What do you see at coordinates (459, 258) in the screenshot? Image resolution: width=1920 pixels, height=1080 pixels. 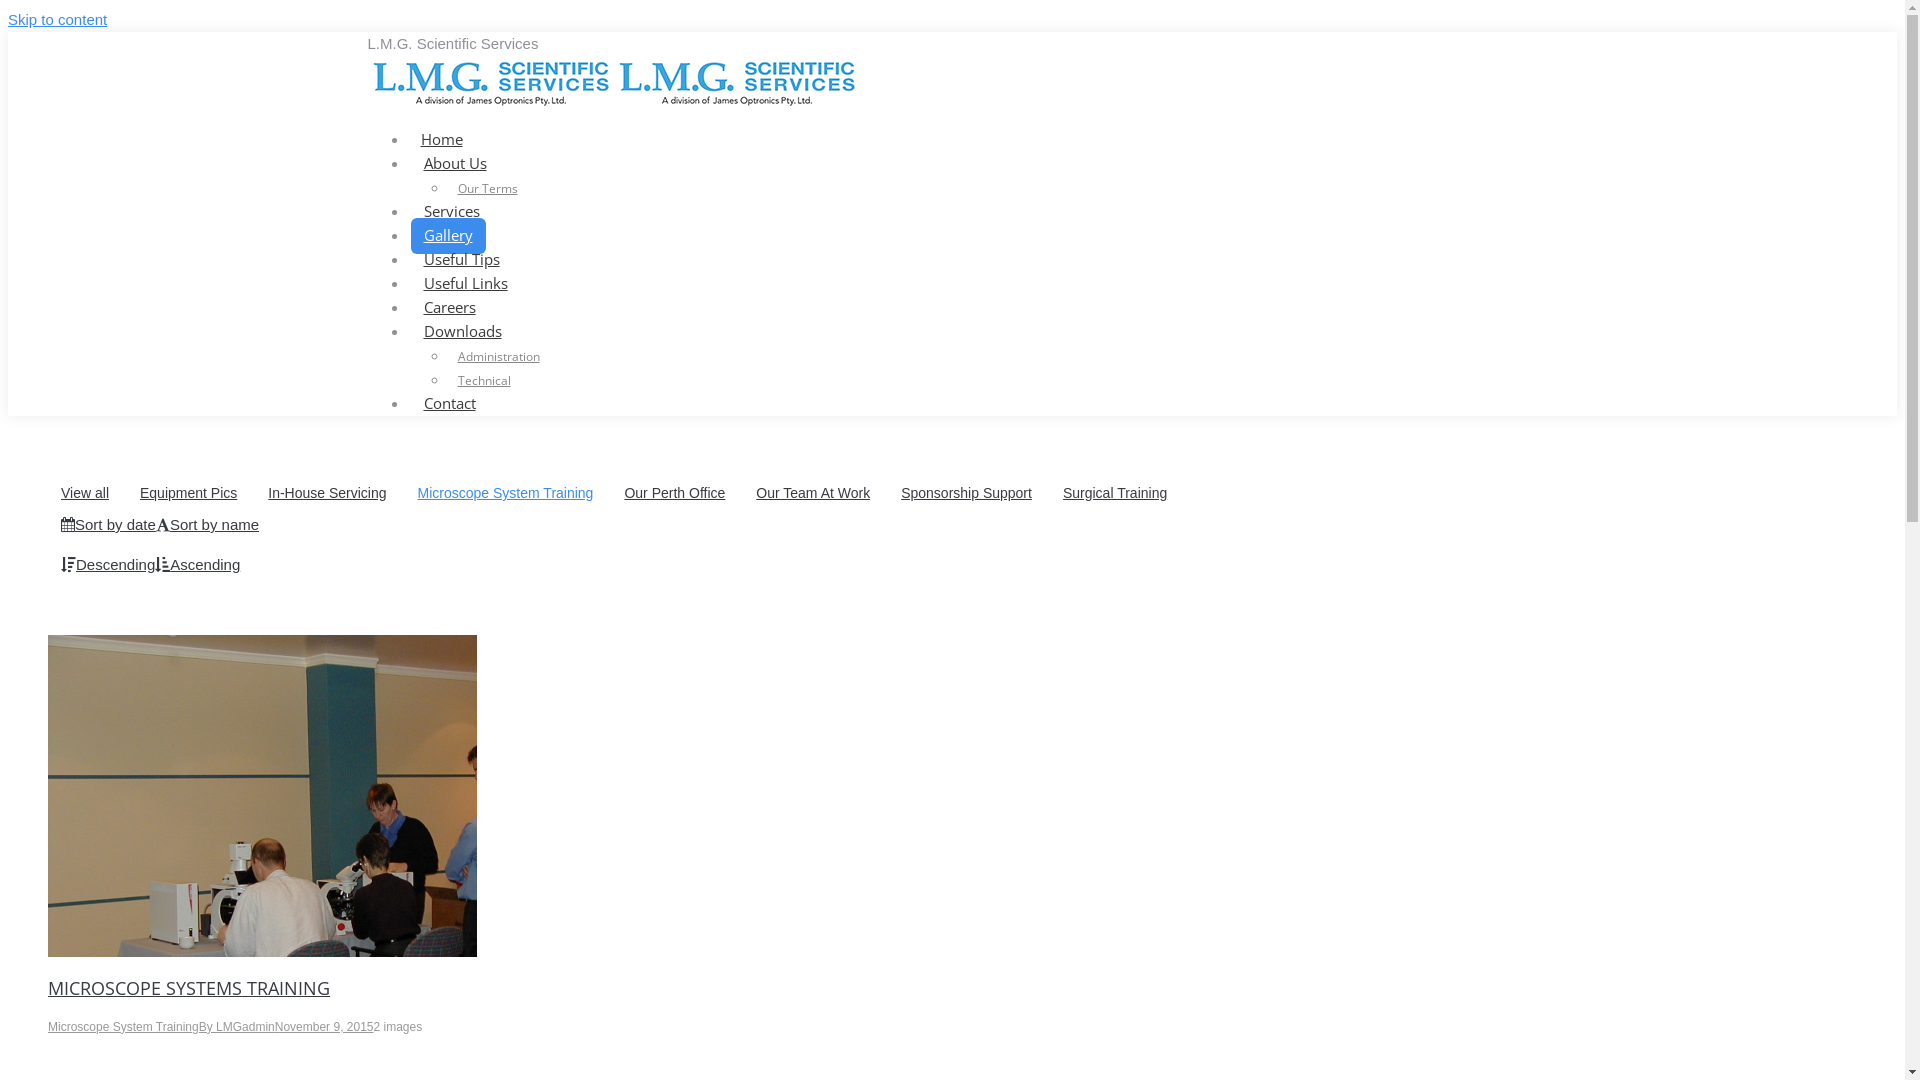 I see `'Useful Tips'` at bounding box center [459, 258].